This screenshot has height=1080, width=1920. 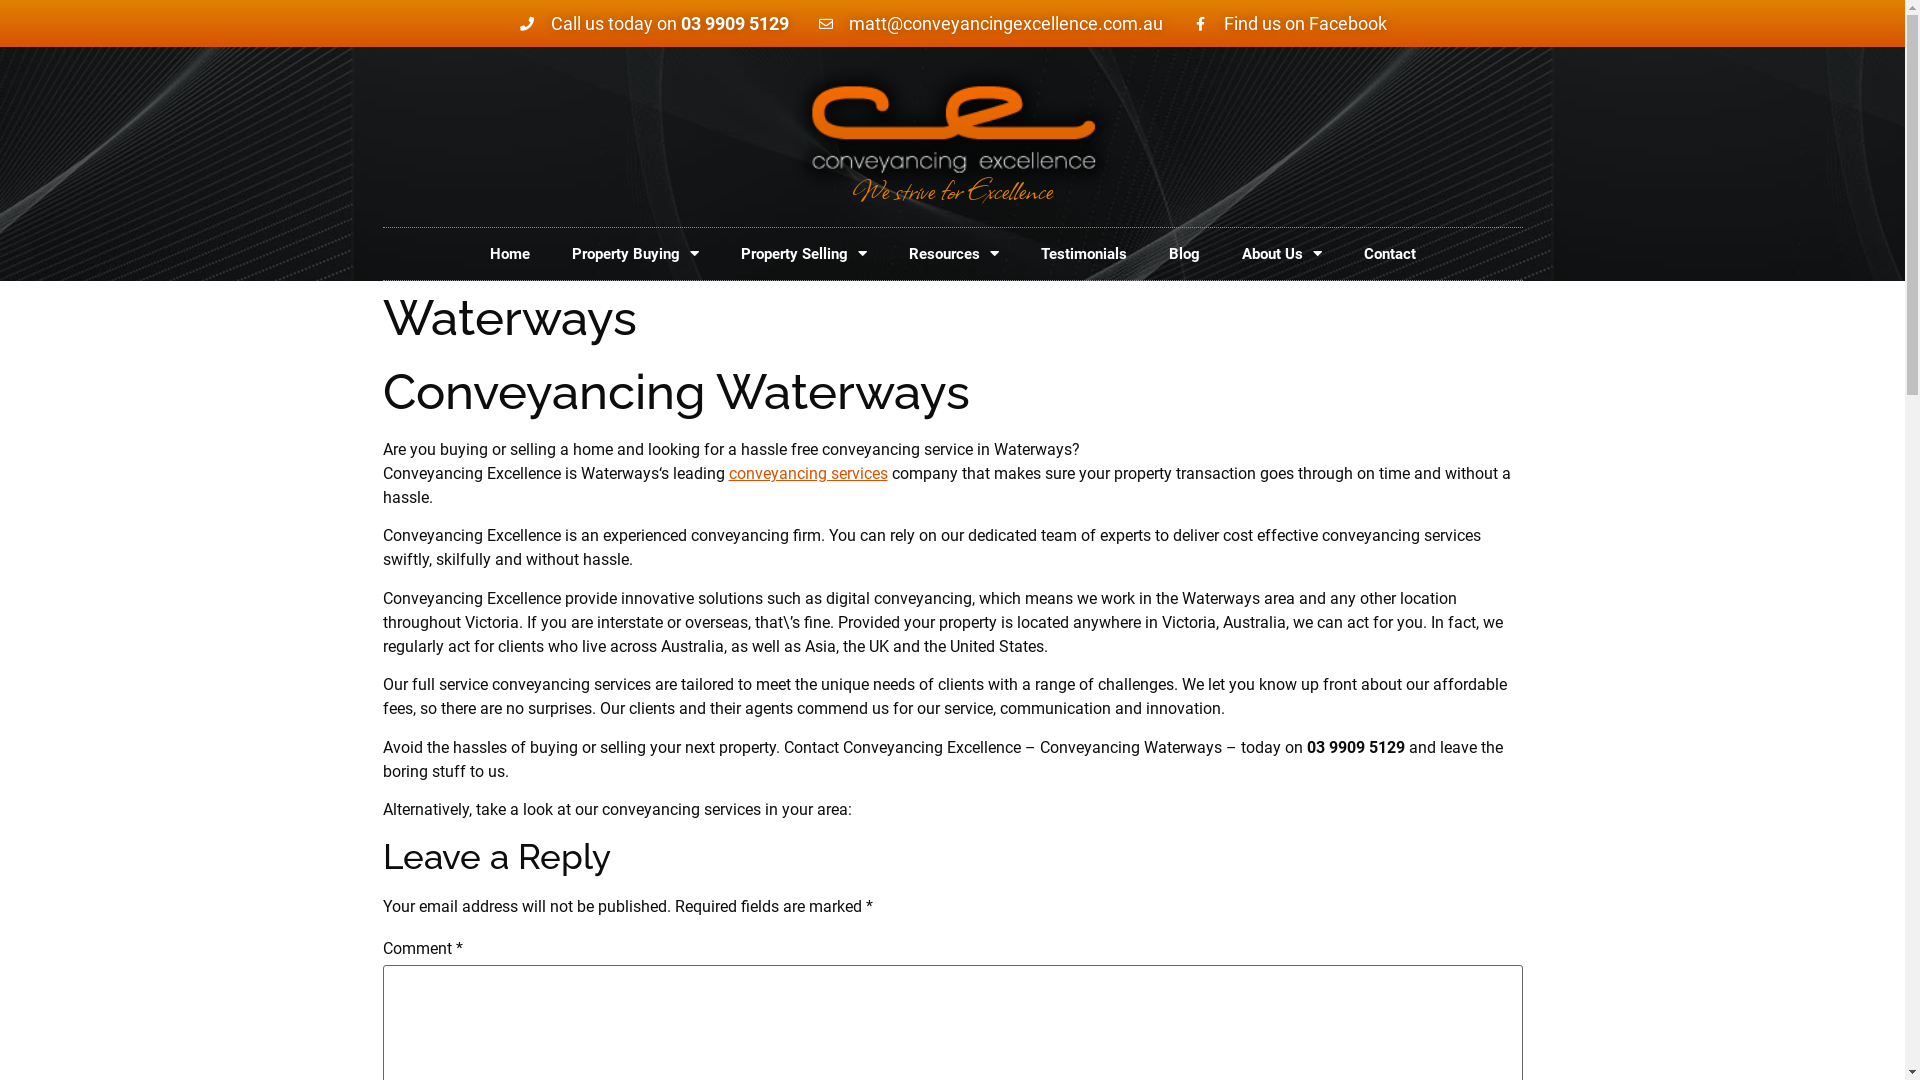 I want to click on 'Home', so click(x=508, y=253).